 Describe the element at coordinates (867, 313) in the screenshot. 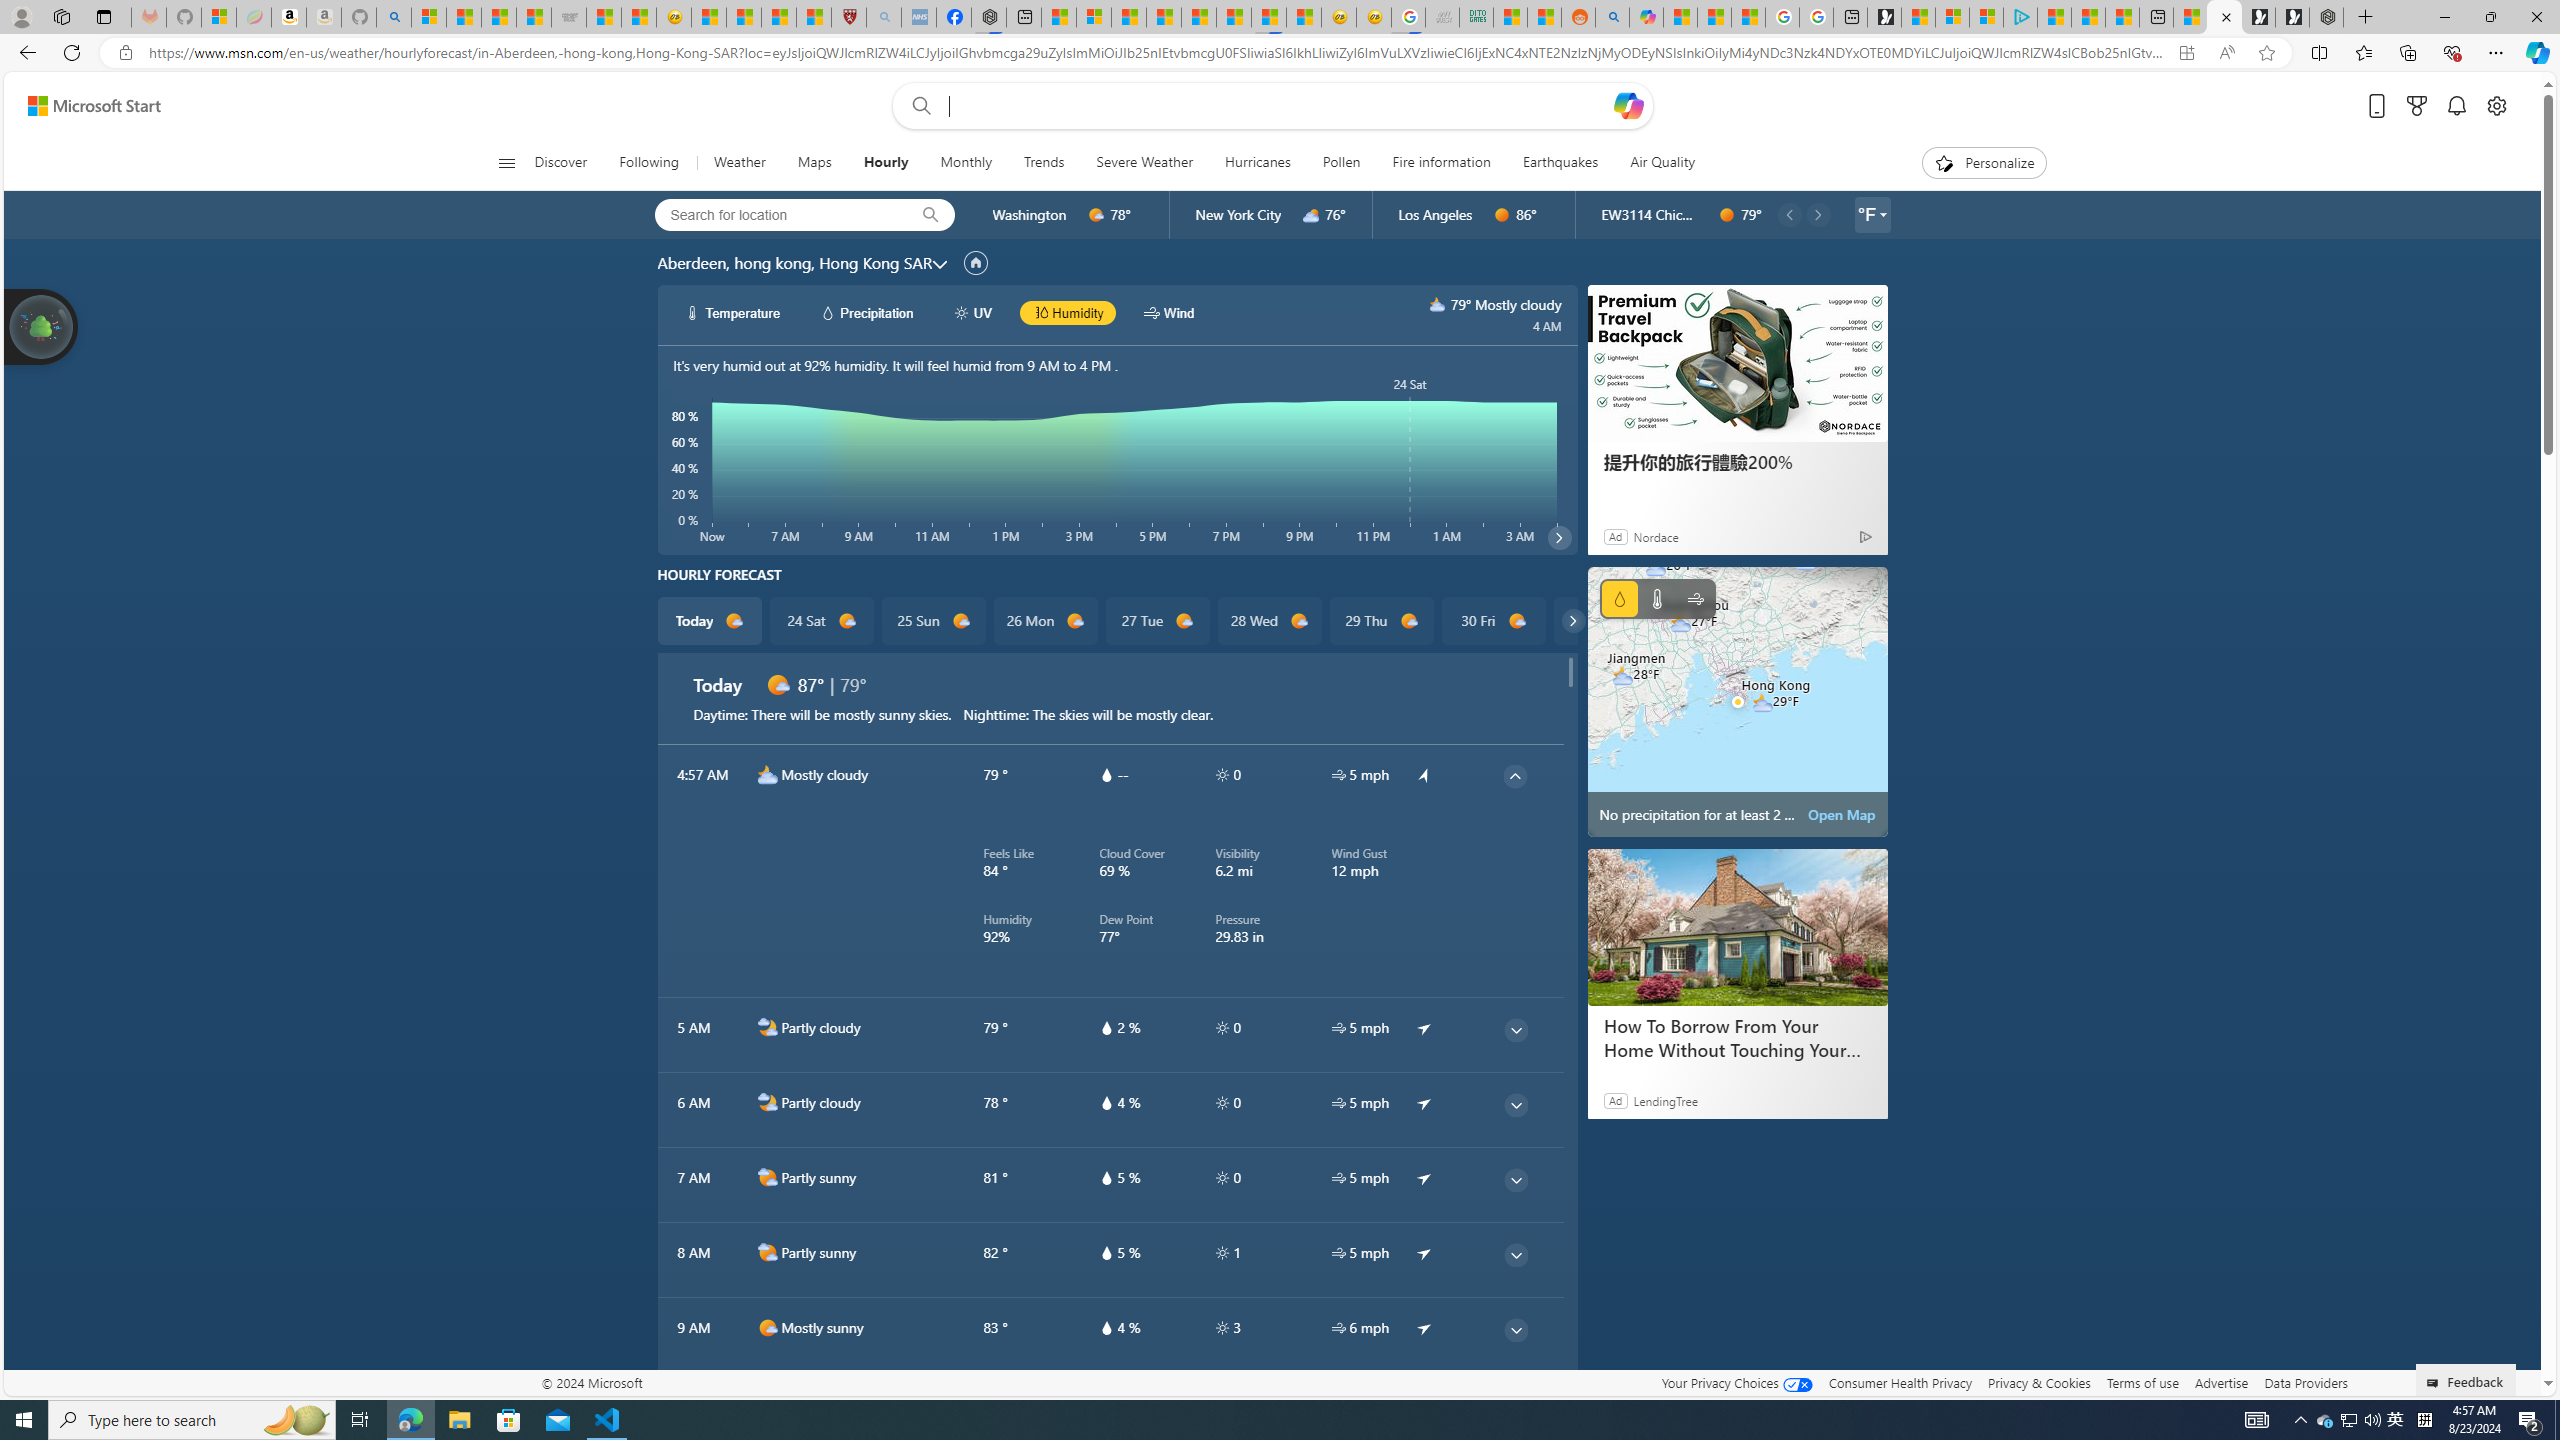

I see `'hourlyChart/precipitationWhite Precipitation'` at that location.